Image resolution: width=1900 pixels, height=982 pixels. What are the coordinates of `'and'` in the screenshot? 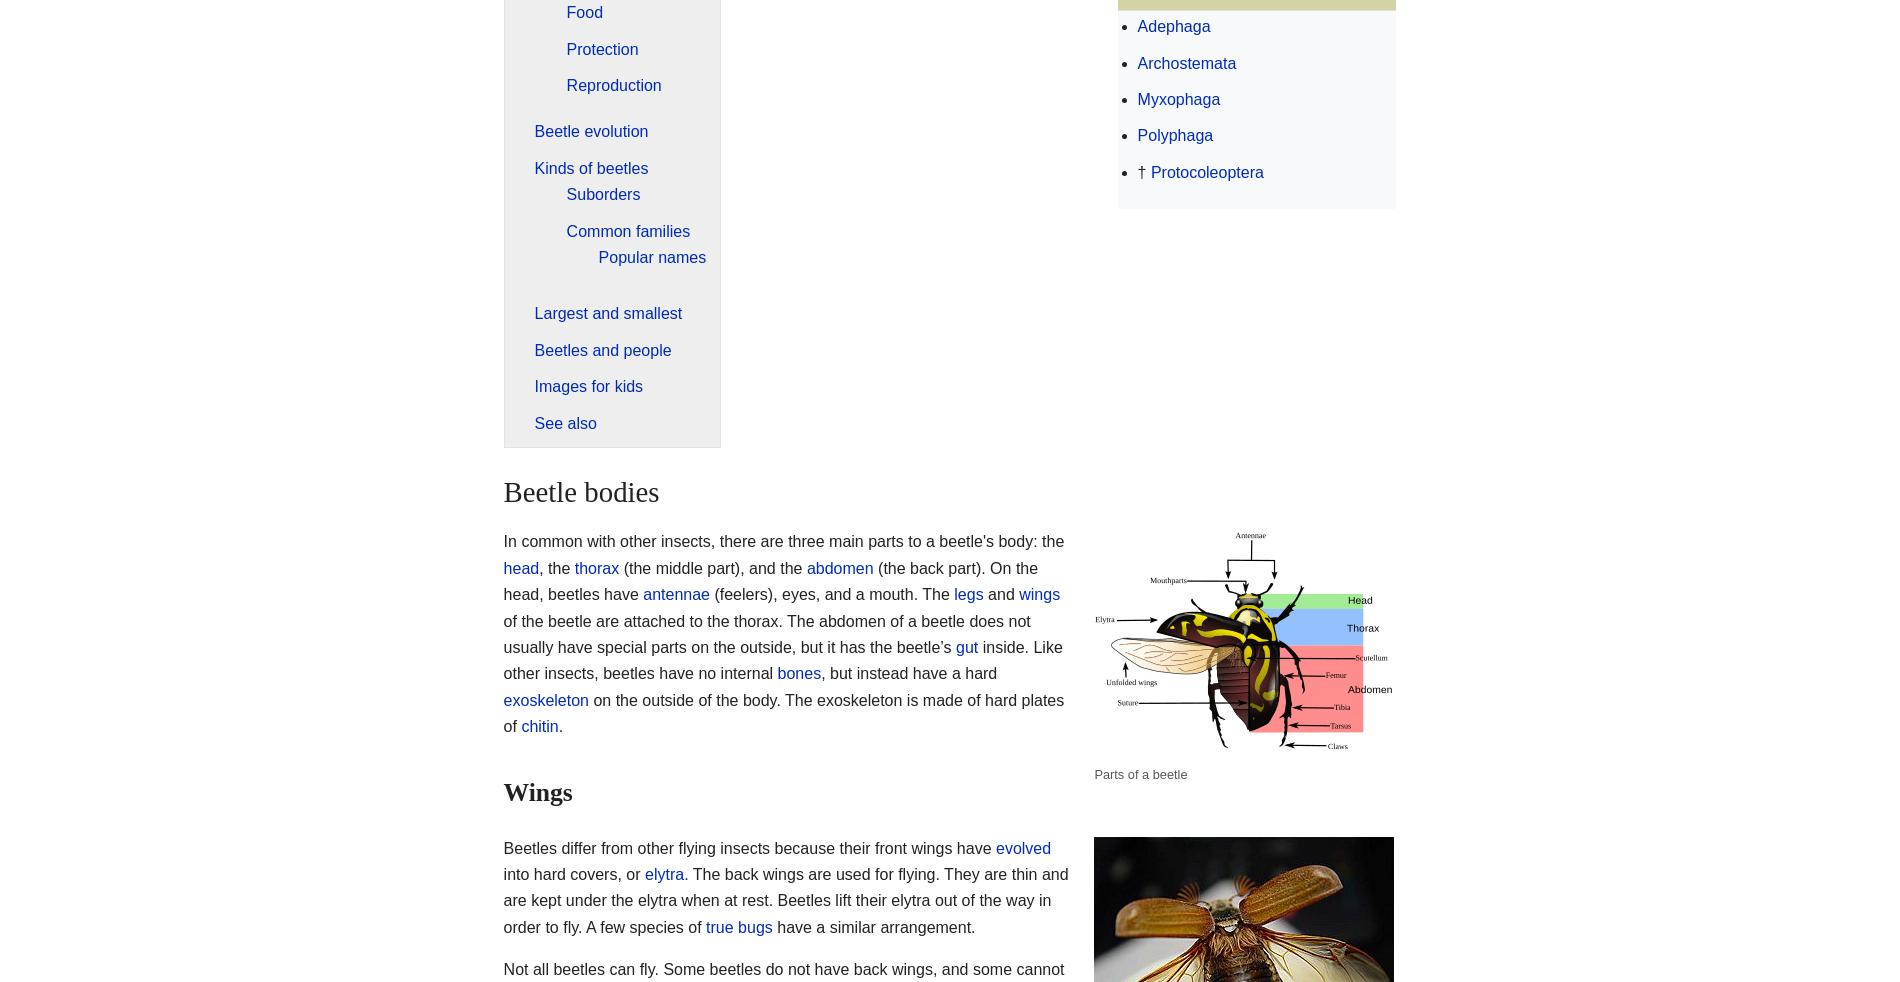 It's located at (1000, 593).